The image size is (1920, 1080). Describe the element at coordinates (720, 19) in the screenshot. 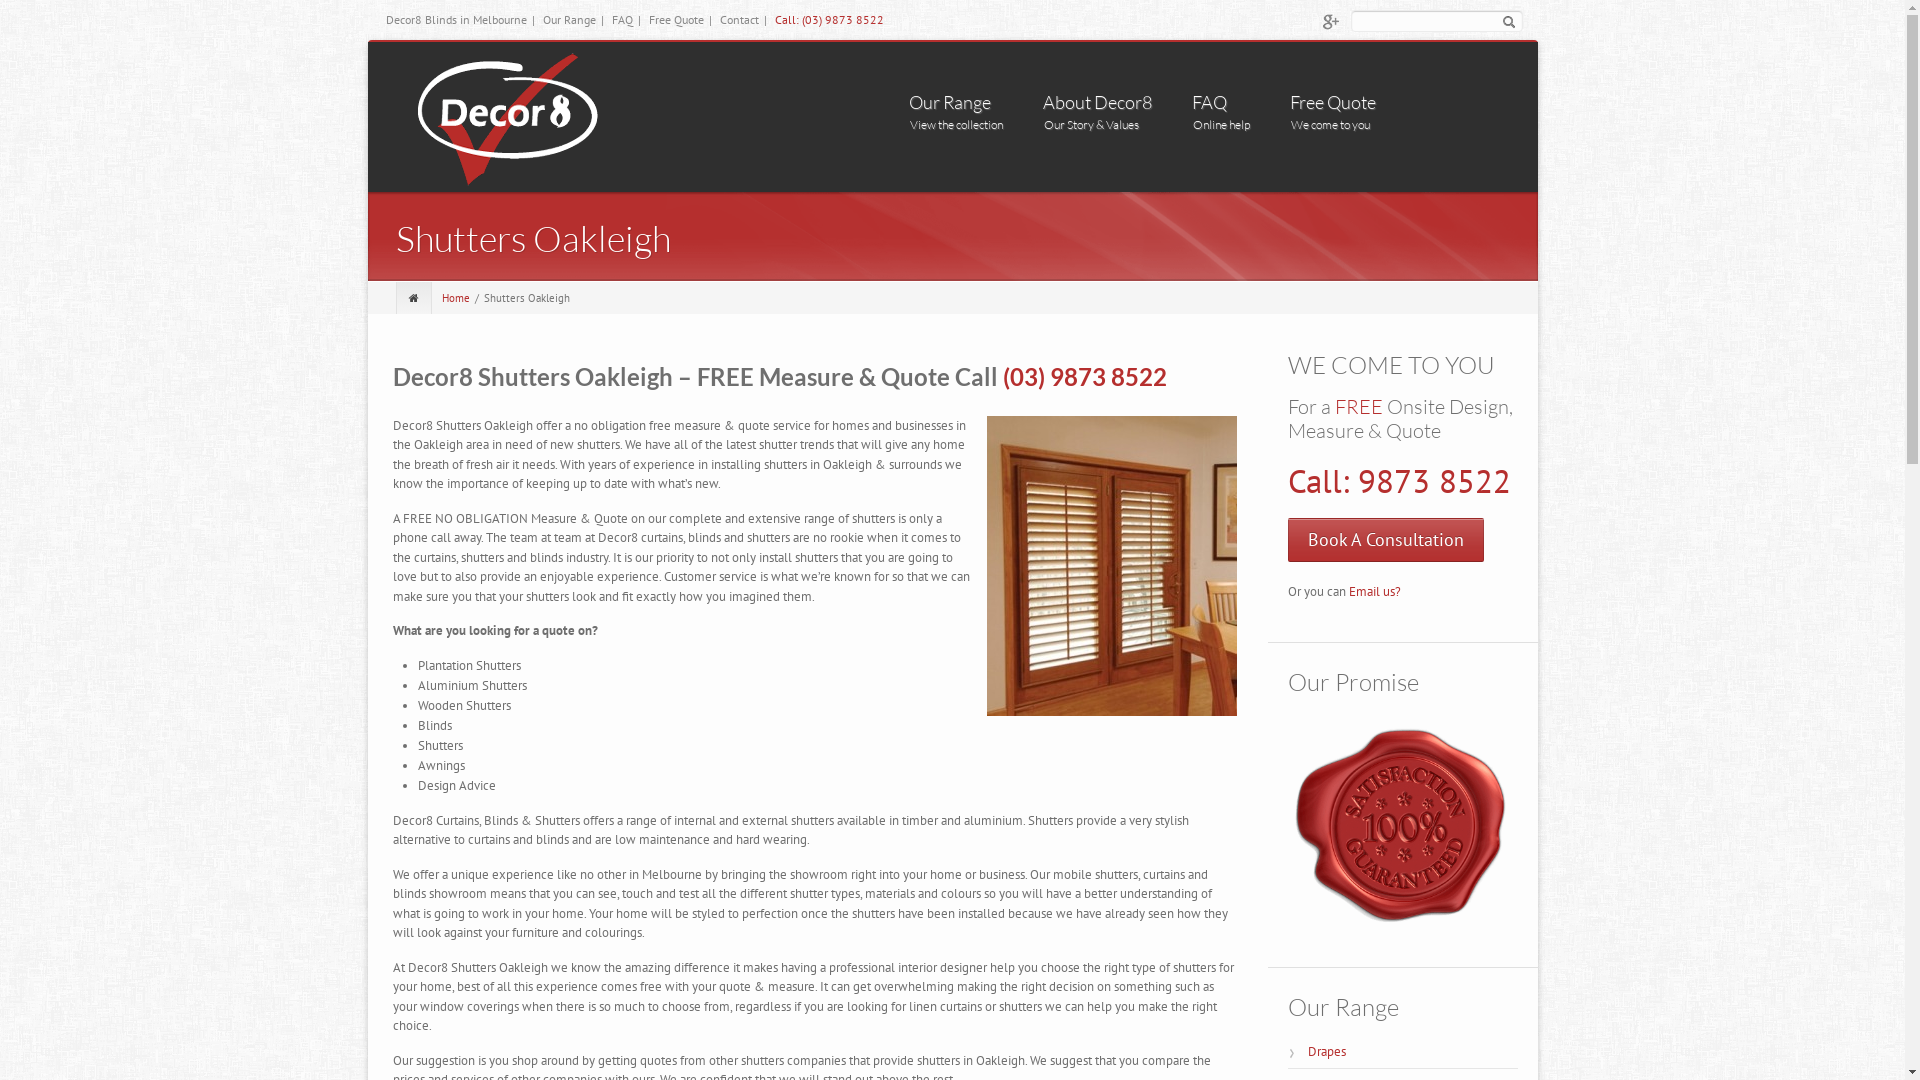

I see `'Contact|'` at that location.